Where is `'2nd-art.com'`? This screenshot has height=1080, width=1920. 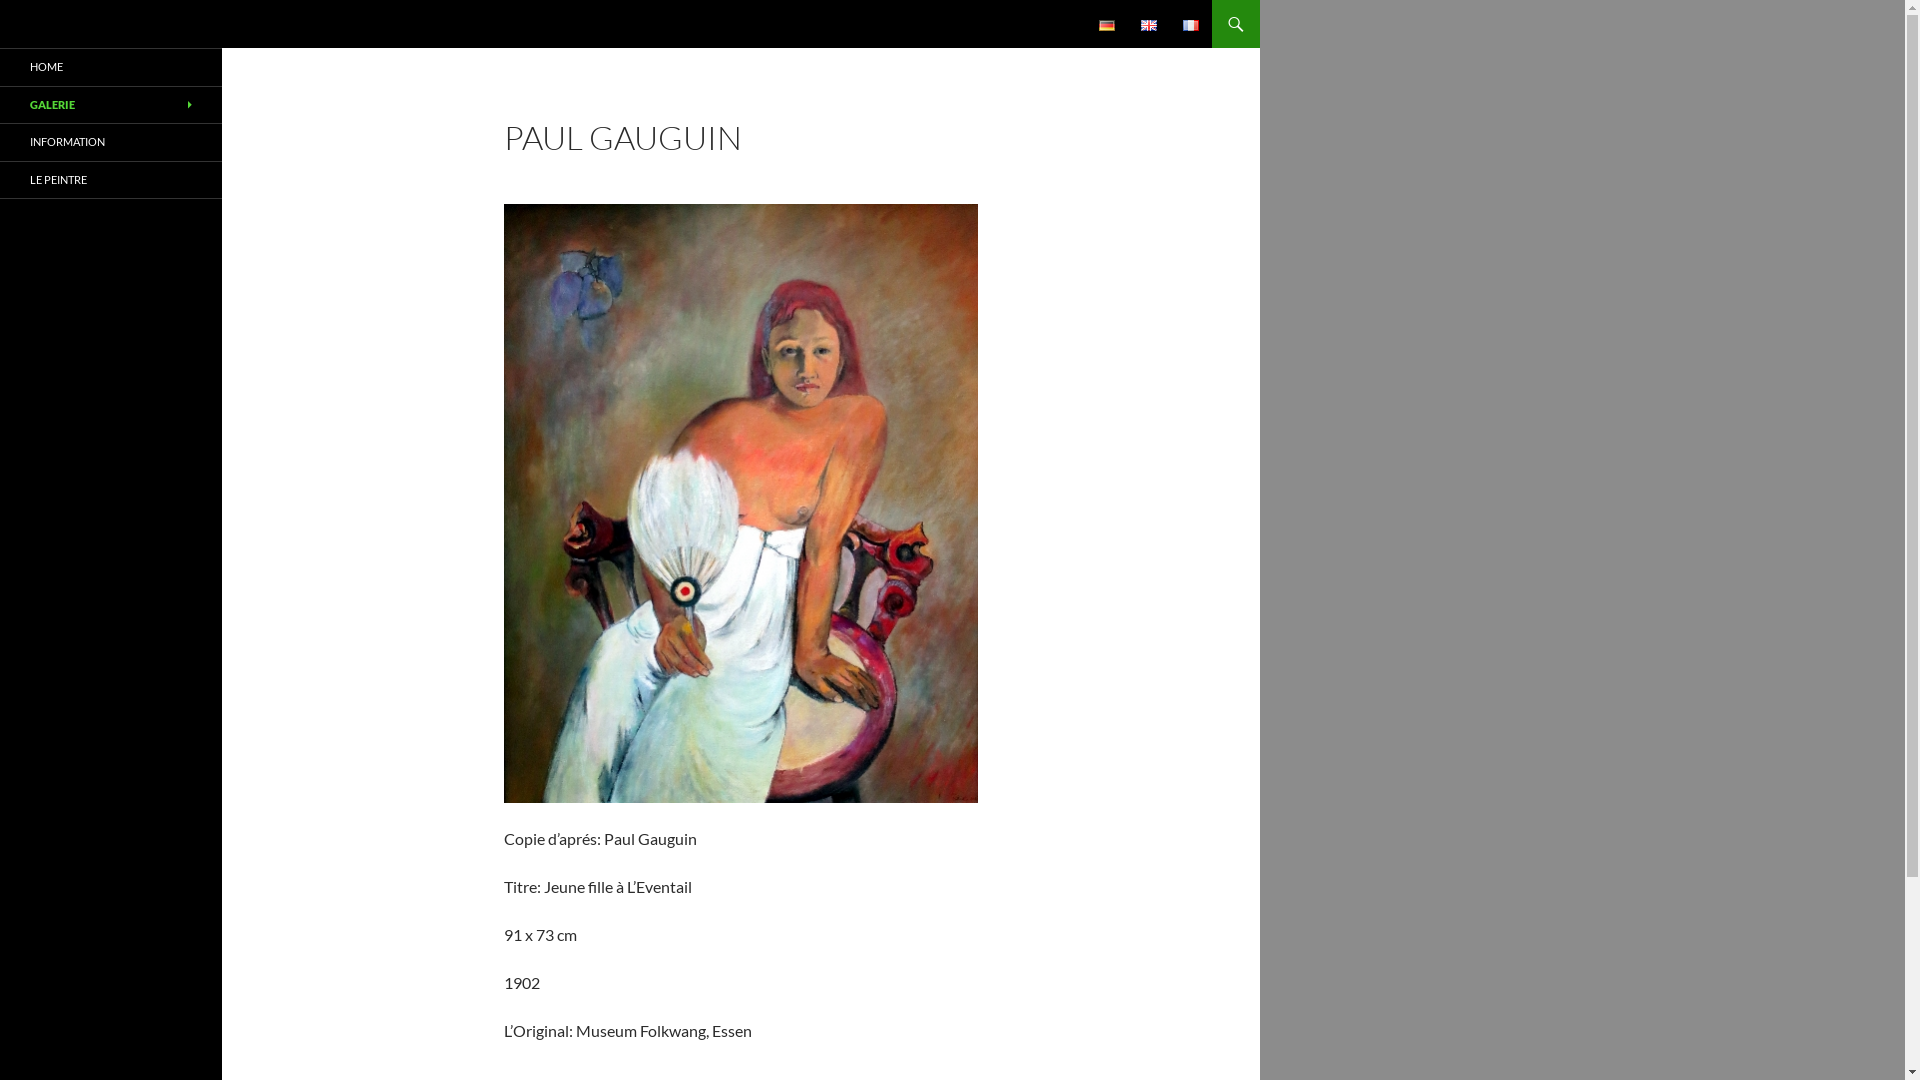
'2nd-art.com' is located at coordinates (78, 23).